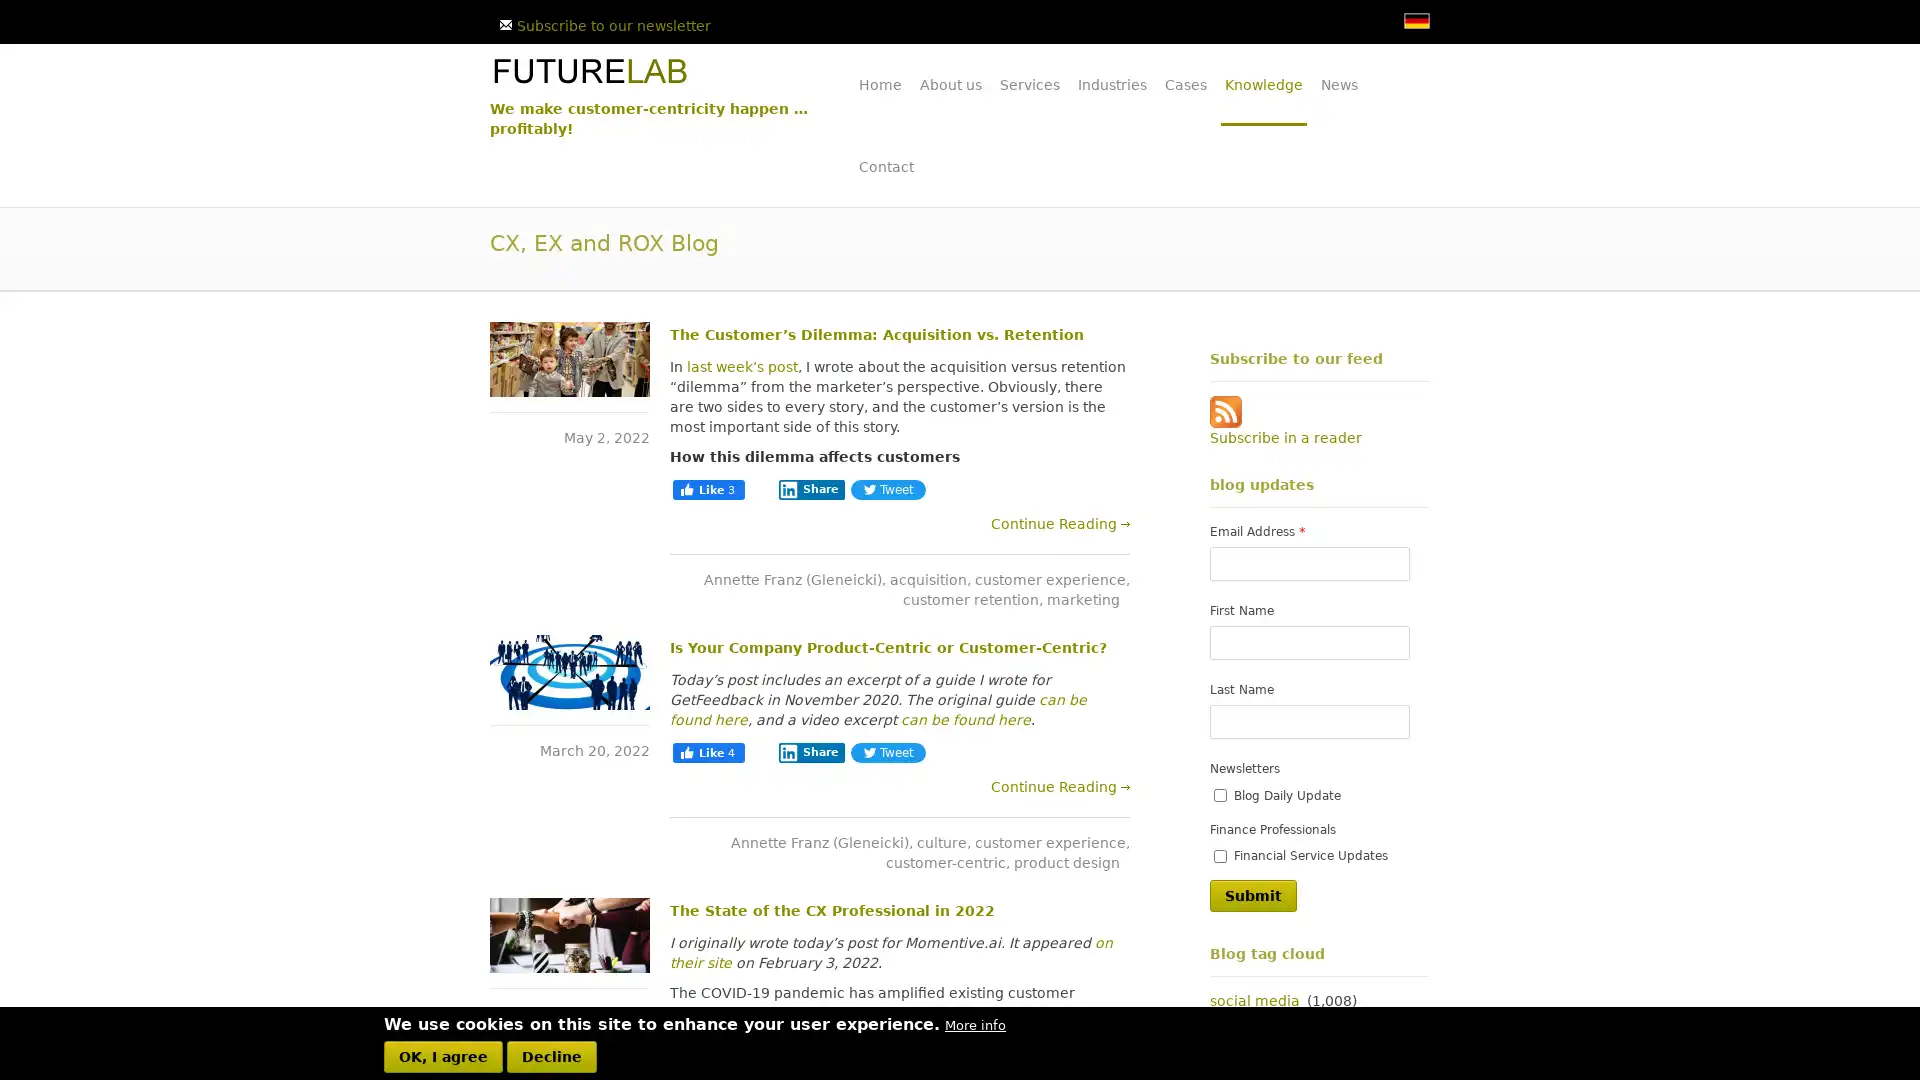  What do you see at coordinates (442, 1055) in the screenshot?
I see `OK, I agree` at bounding box center [442, 1055].